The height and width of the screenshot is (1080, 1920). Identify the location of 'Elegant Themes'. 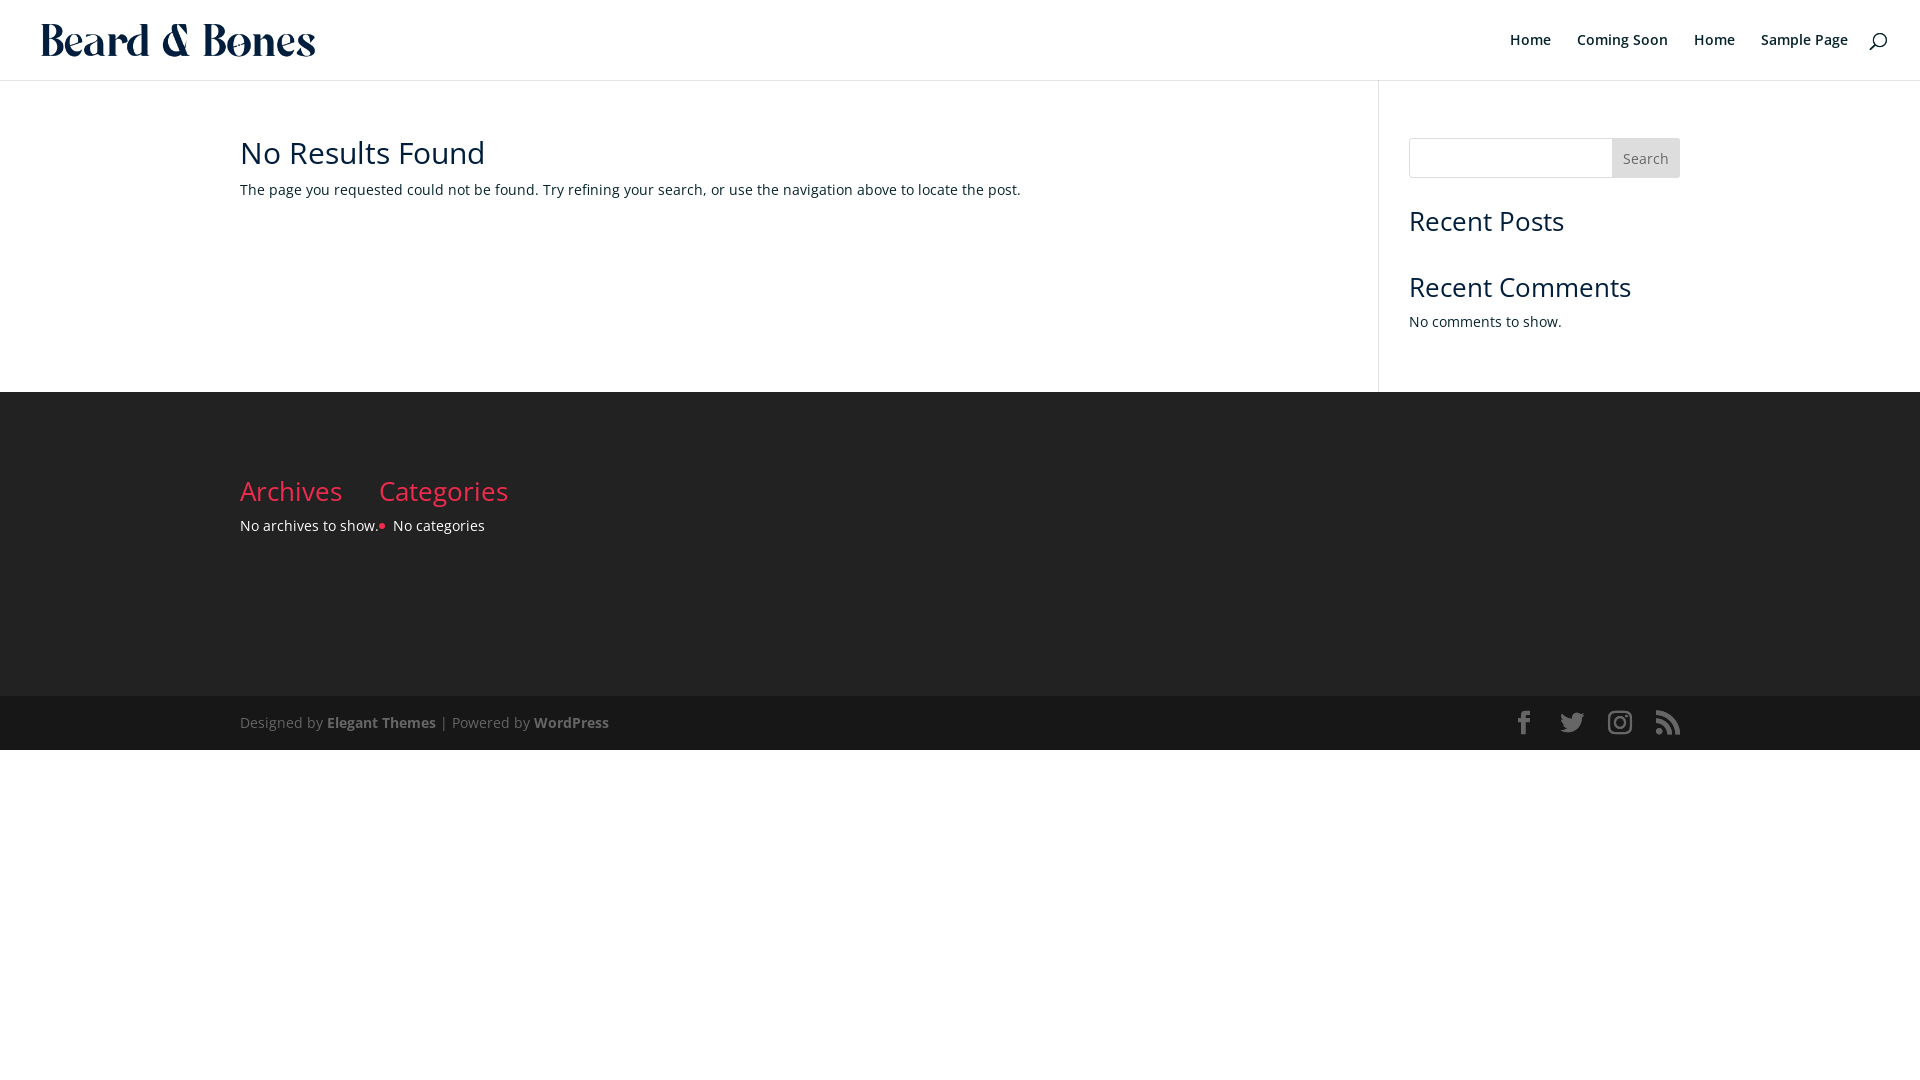
(381, 722).